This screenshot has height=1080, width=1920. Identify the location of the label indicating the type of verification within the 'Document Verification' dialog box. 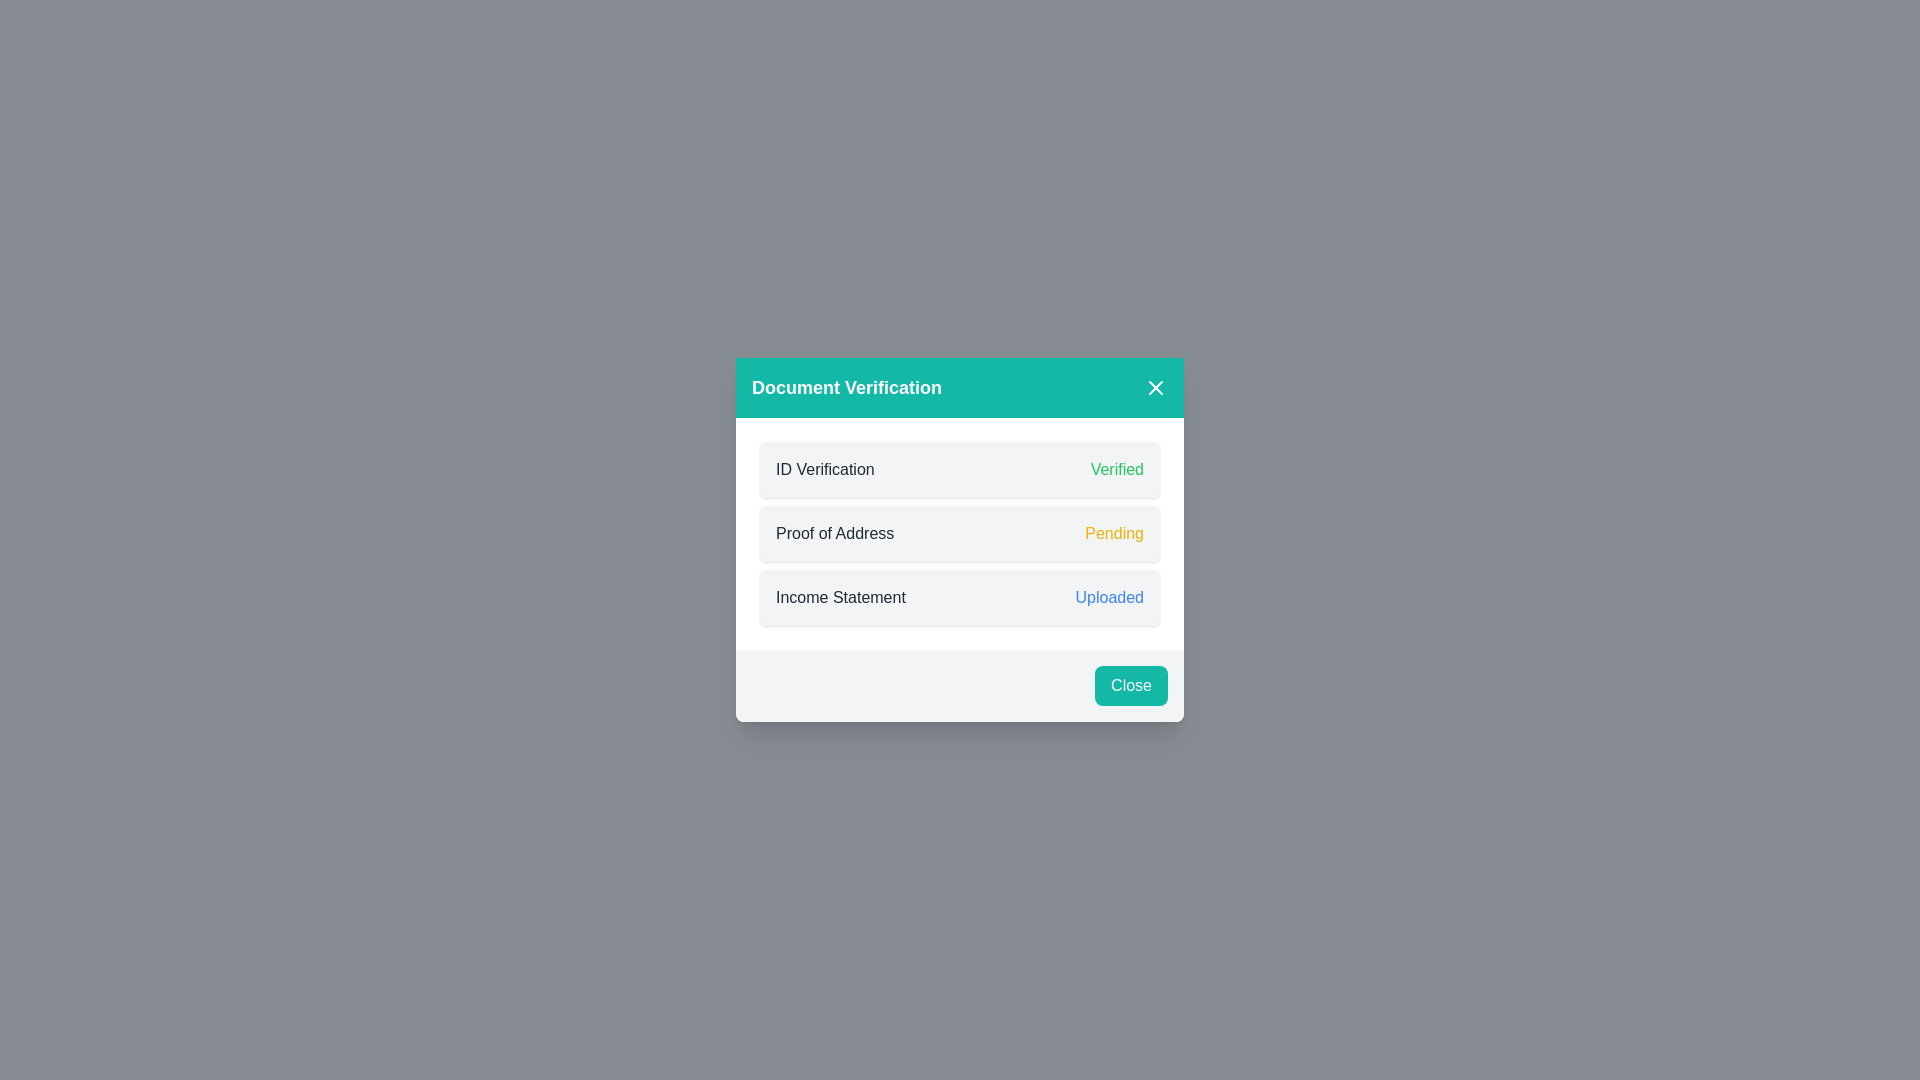
(825, 470).